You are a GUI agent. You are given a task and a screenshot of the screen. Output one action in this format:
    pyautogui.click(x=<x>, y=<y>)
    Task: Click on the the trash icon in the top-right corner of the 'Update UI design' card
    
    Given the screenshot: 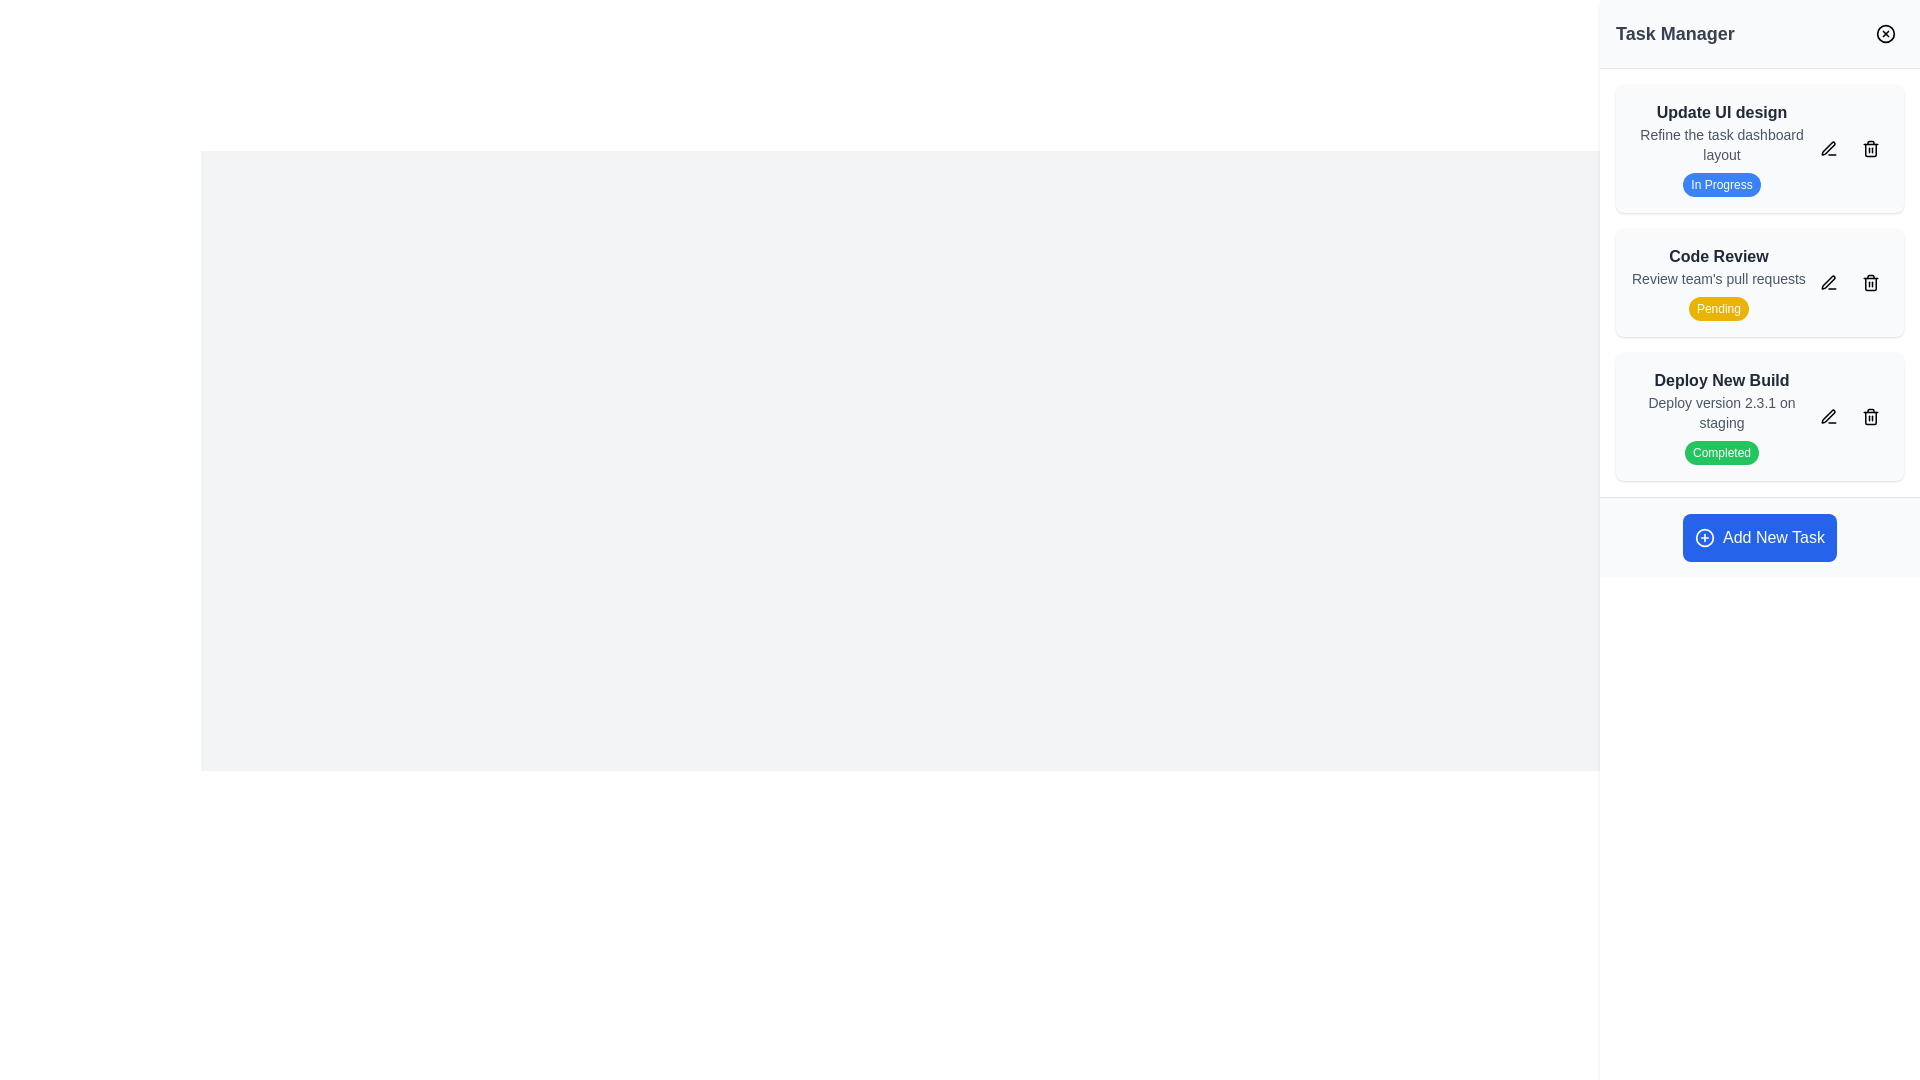 What is the action you would take?
    pyautogui.click(x=1870, y=148)
    